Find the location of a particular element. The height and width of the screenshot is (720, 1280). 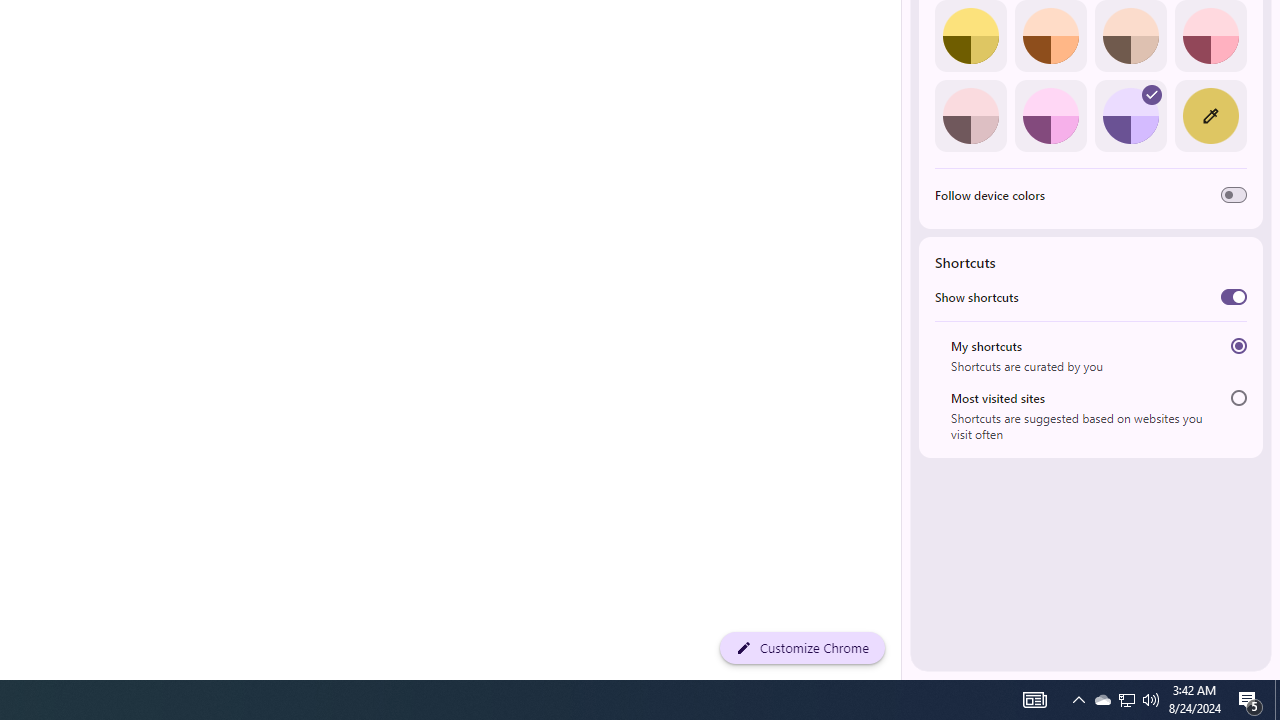

'Orange' is located at coordinates (1049, 36).